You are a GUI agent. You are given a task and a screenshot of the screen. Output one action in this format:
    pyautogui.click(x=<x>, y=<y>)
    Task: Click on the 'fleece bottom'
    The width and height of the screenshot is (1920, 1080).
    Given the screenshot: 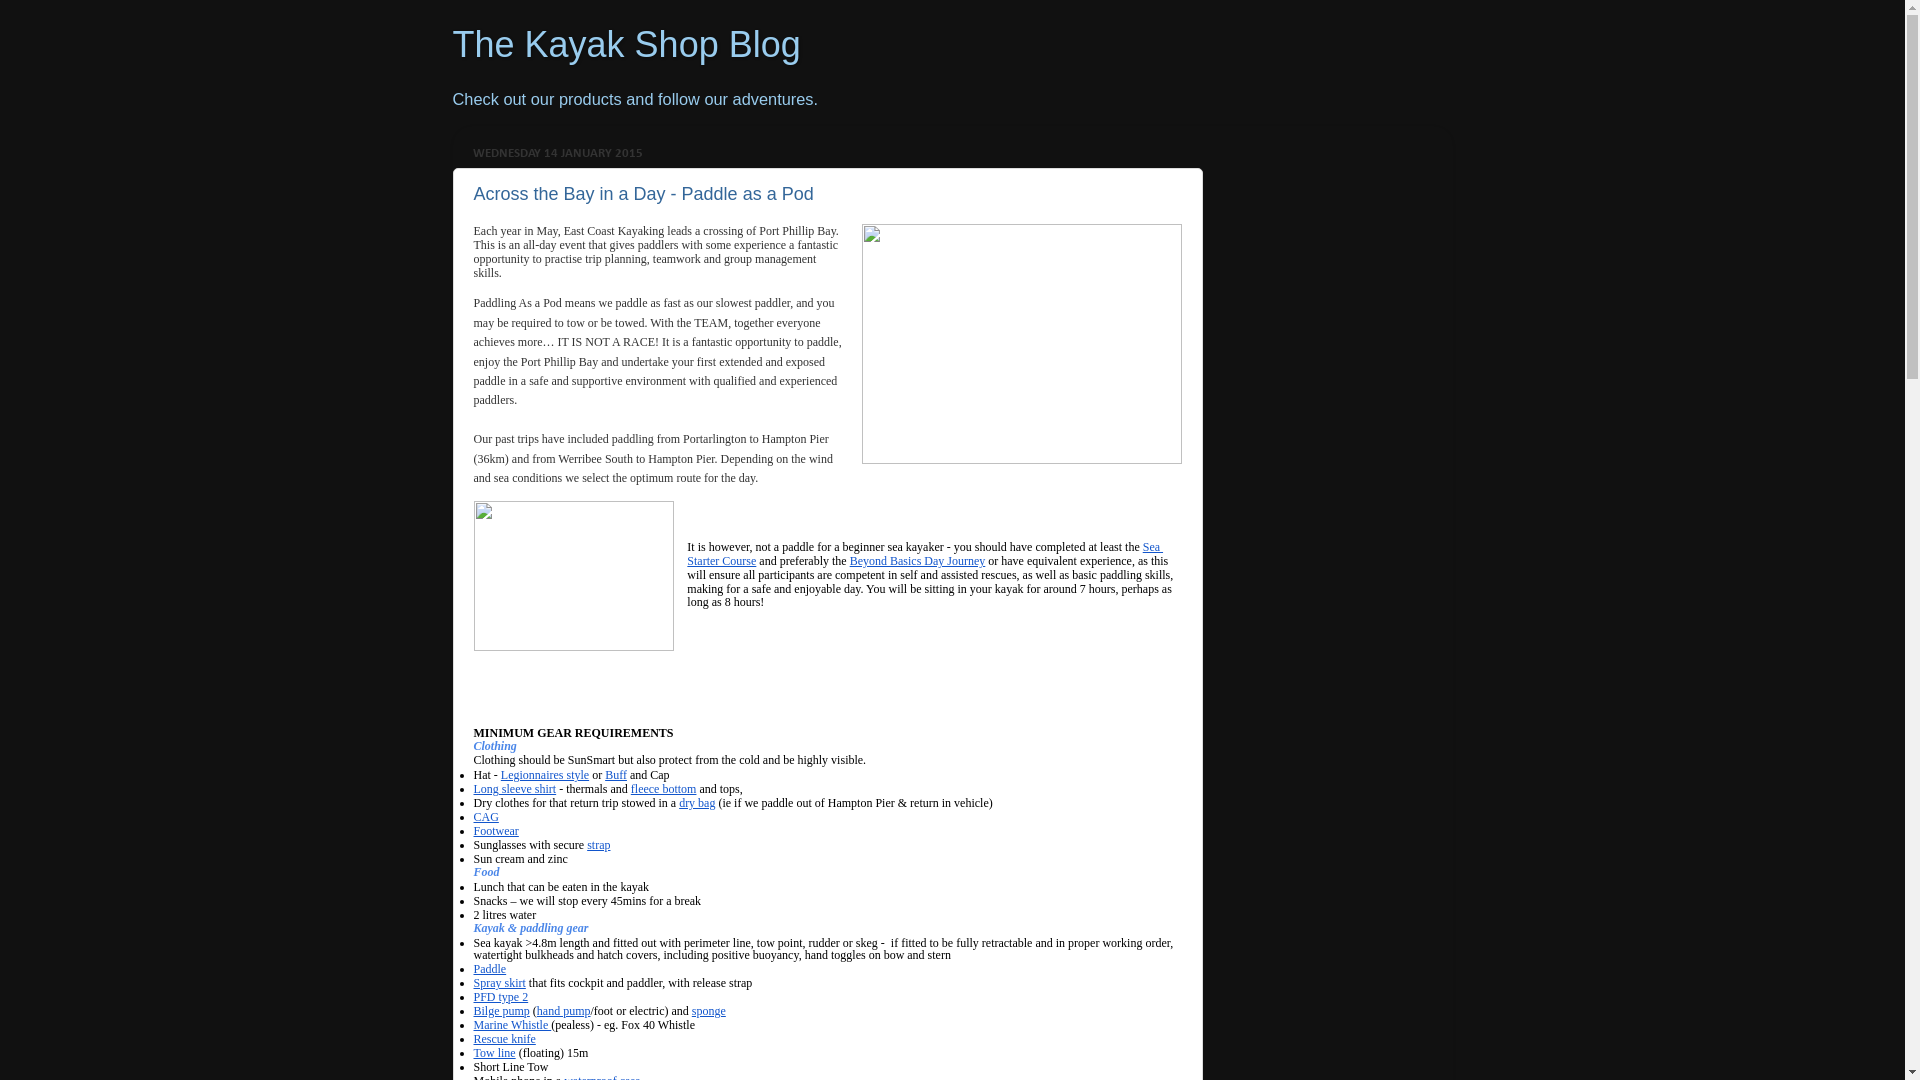 What is the action you would take?
    pyautogui.click(x=629, y=788)
    